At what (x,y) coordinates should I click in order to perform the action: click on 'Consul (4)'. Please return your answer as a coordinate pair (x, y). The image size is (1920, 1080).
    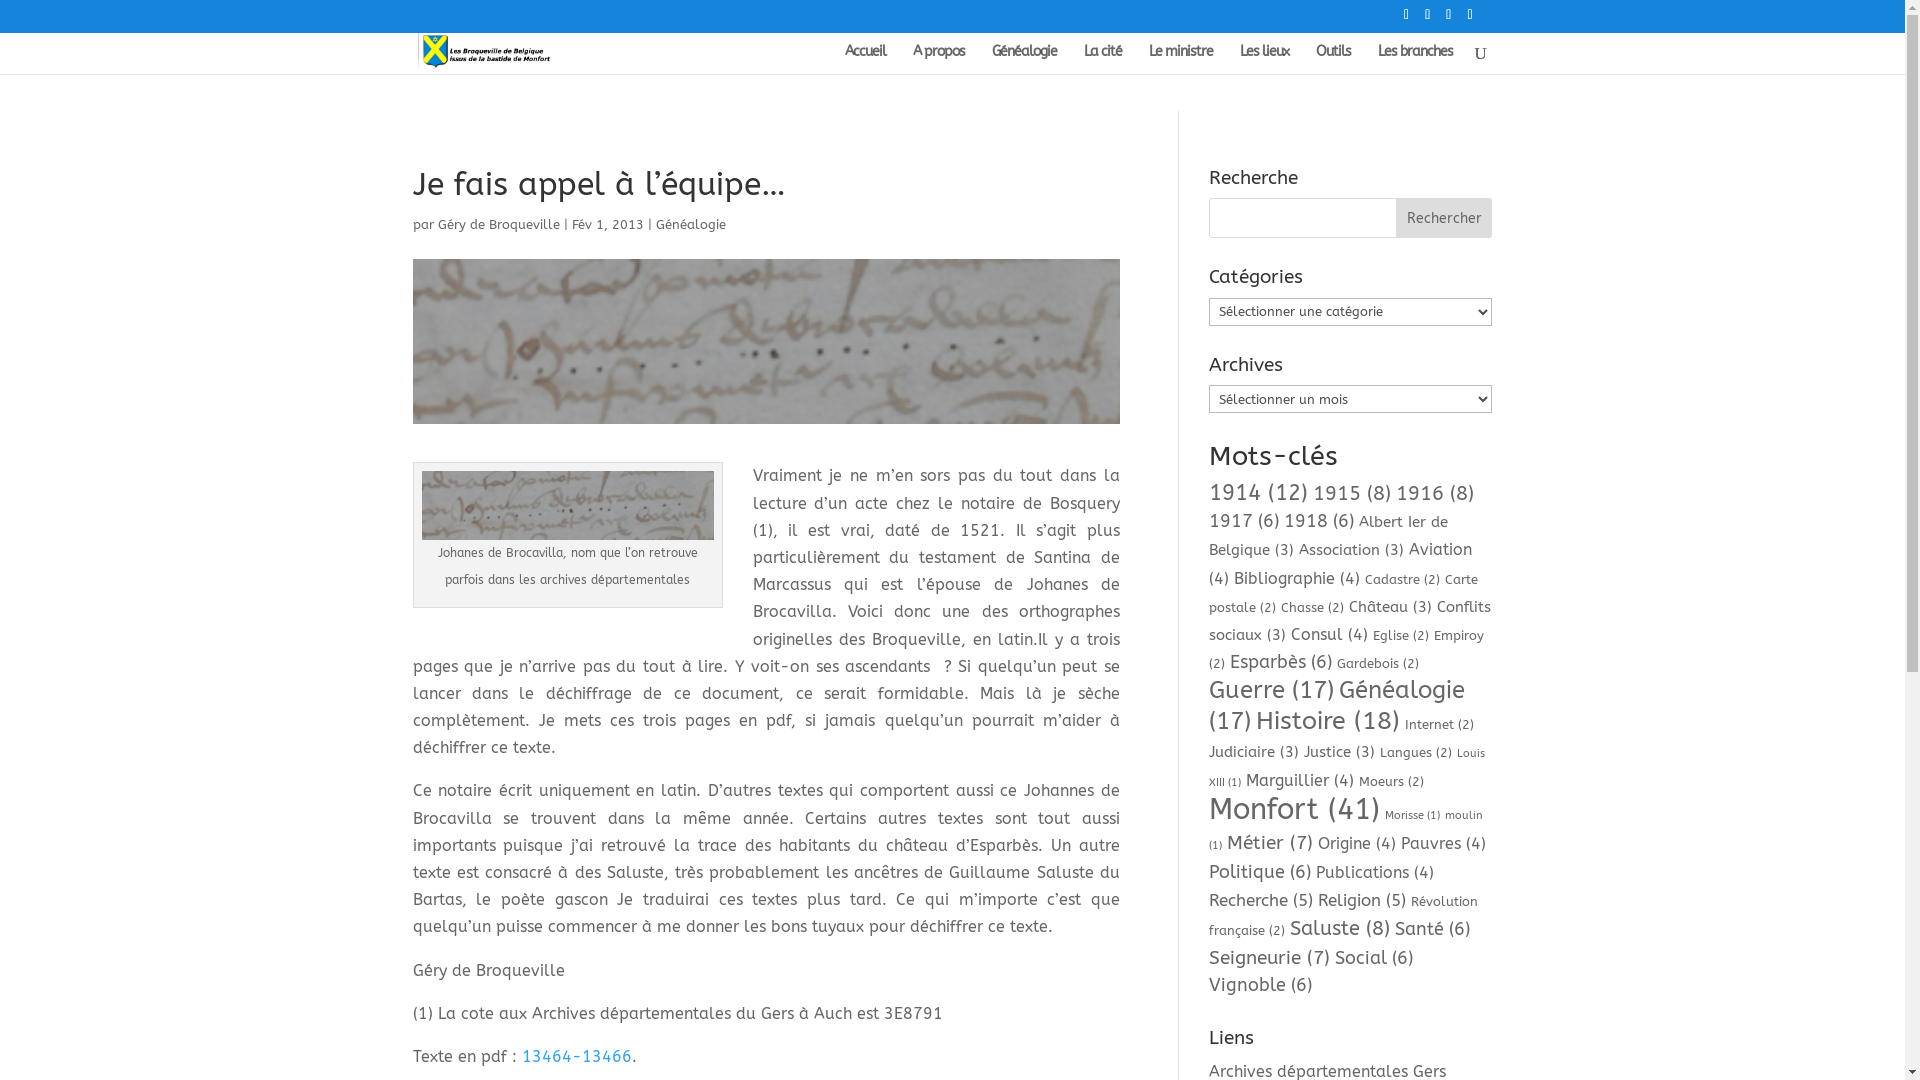
    Looking at the image, I should click on (1291, 634).